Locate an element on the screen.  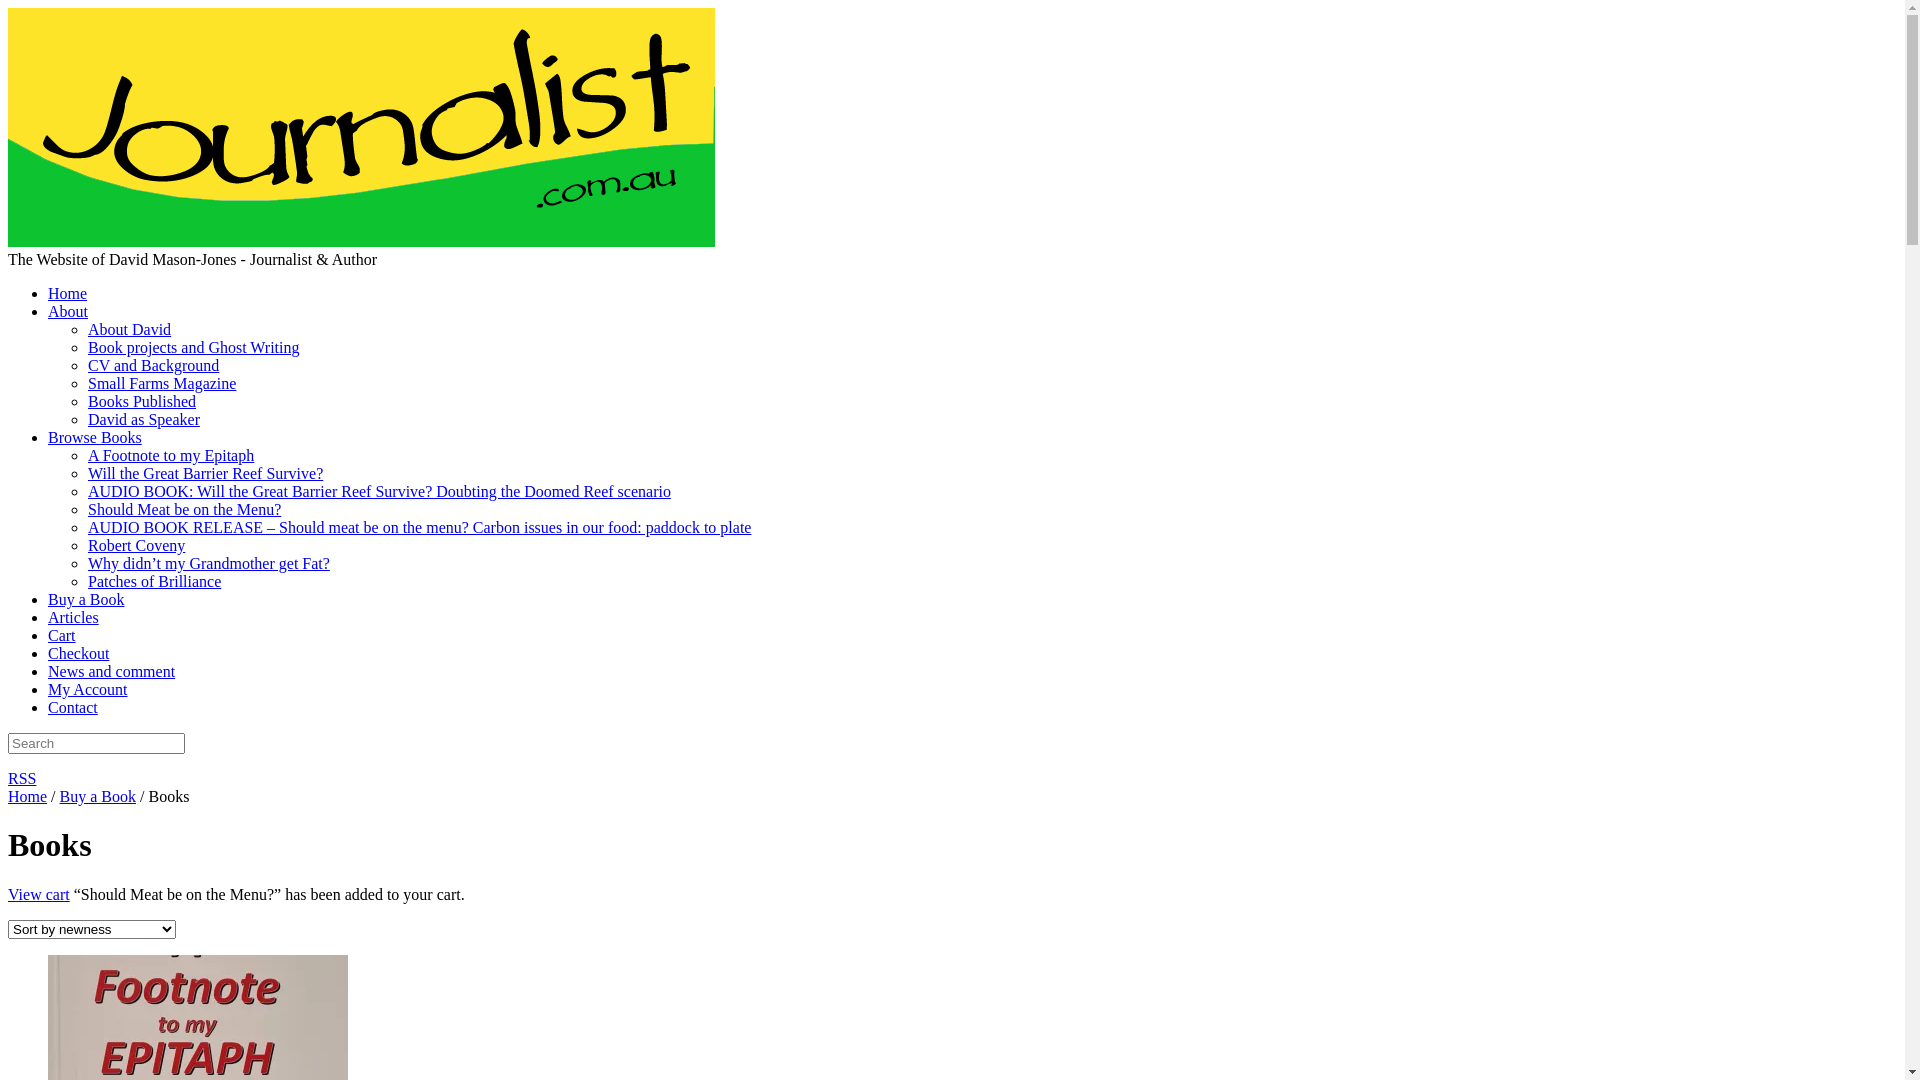
'Cart' is located at coordinates (48, 635).